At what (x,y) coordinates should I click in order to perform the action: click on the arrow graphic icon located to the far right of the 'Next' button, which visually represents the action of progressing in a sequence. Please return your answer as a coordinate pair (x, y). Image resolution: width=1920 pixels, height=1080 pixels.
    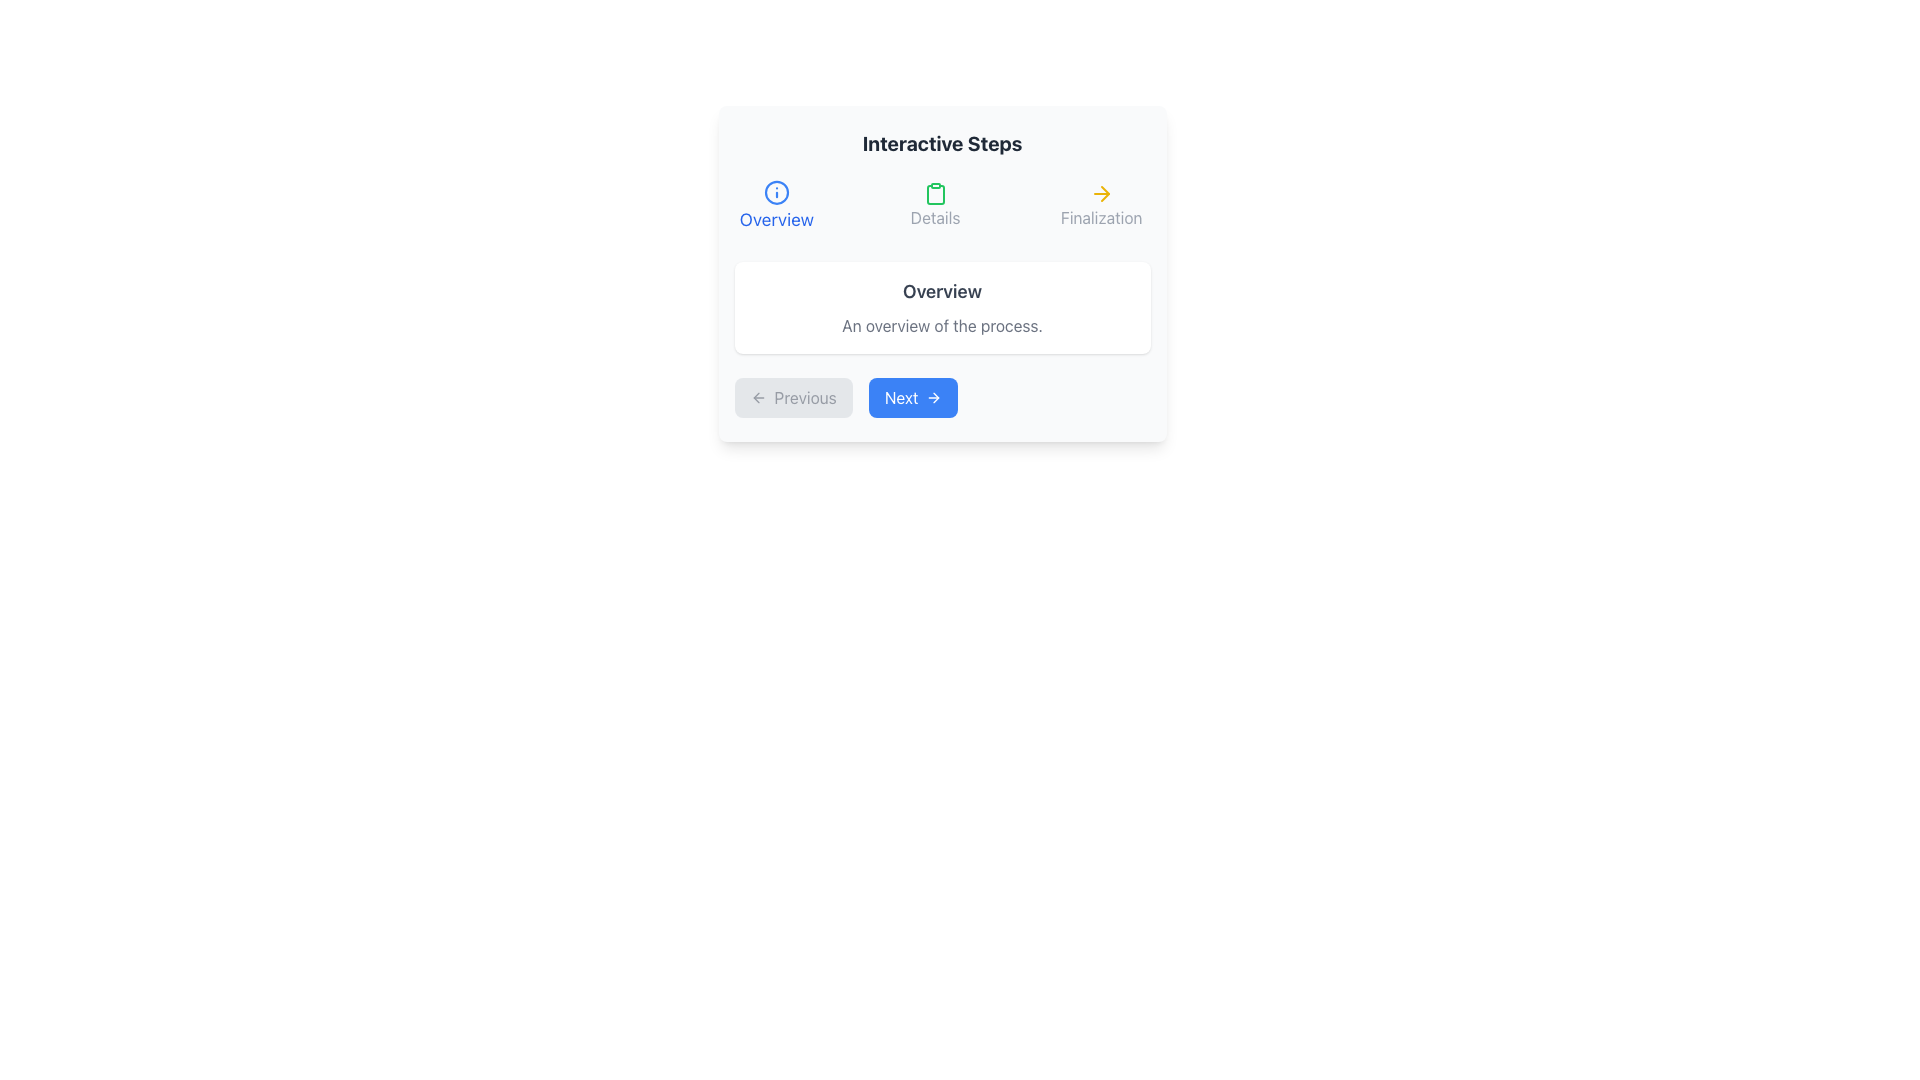
    Looking at the image, I should click on (935, 397).